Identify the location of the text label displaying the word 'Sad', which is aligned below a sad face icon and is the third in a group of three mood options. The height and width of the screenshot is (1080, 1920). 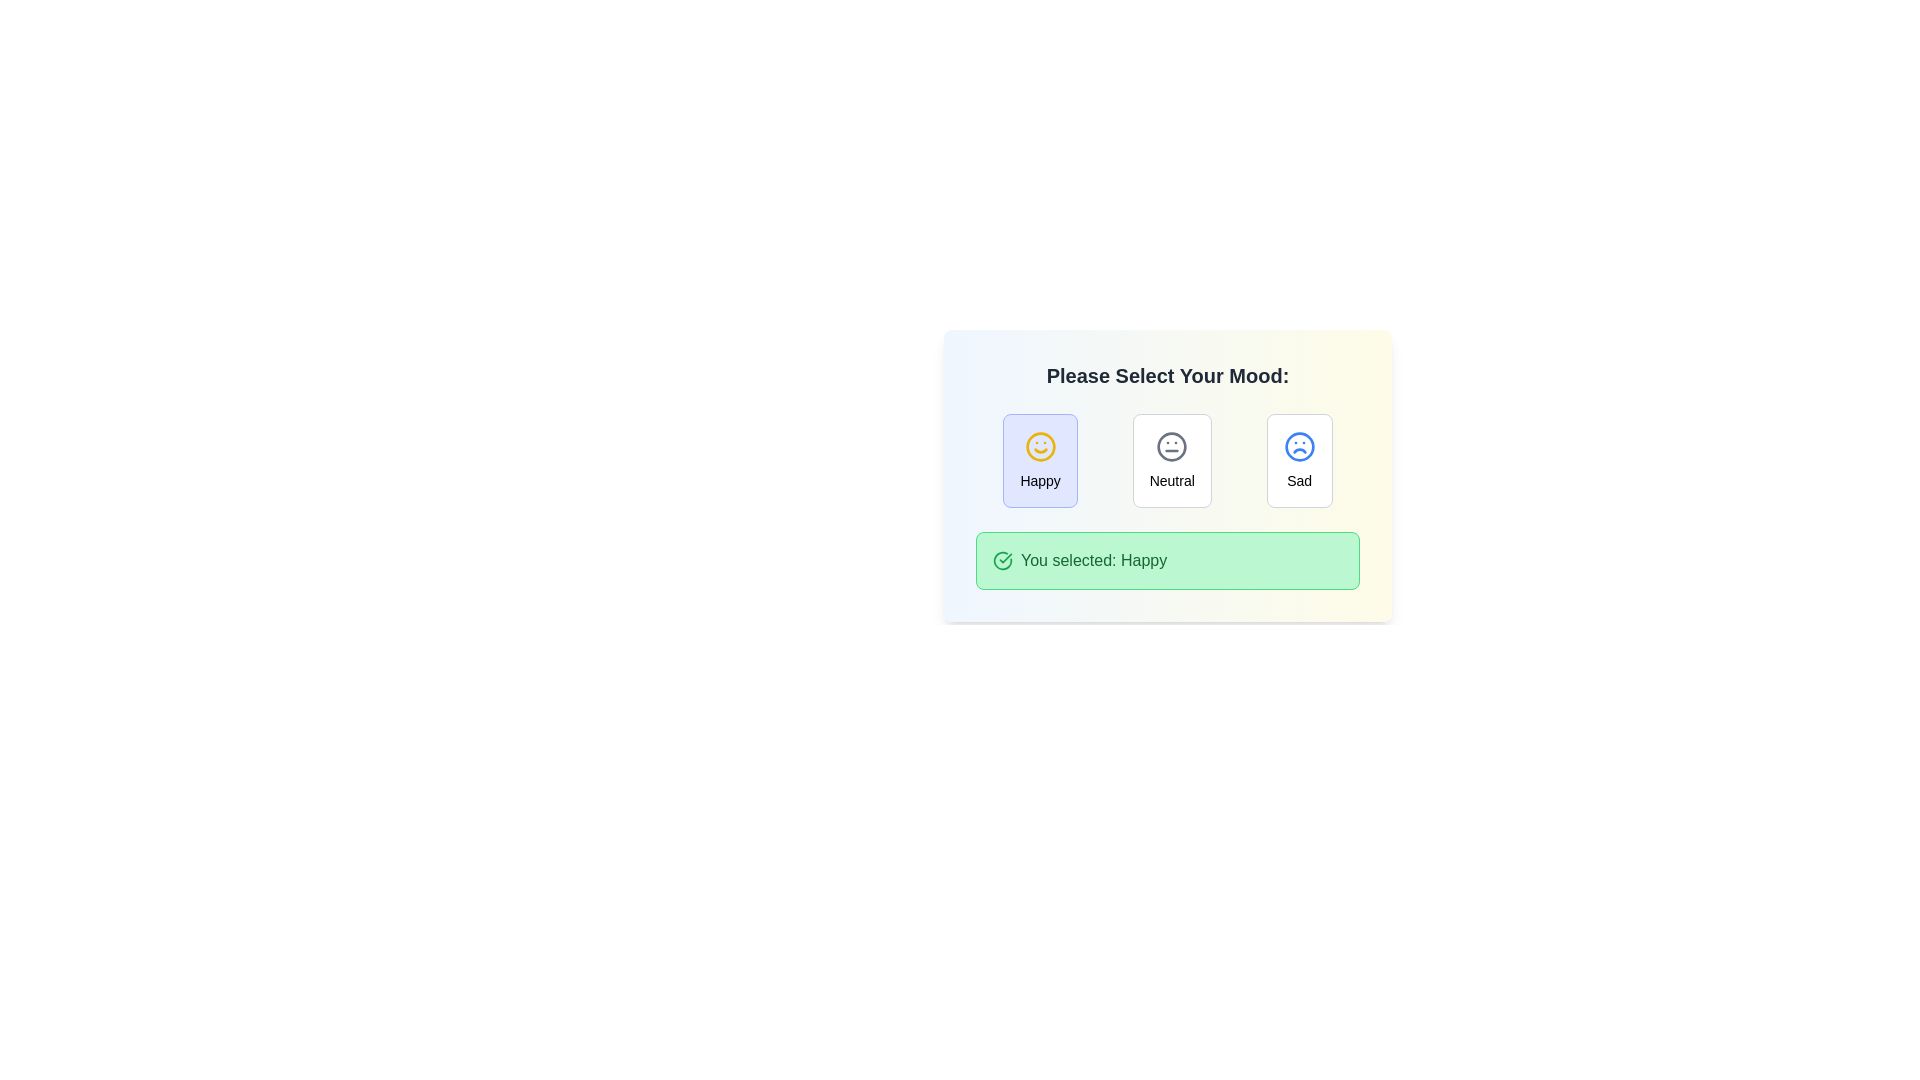
(1299, 481).